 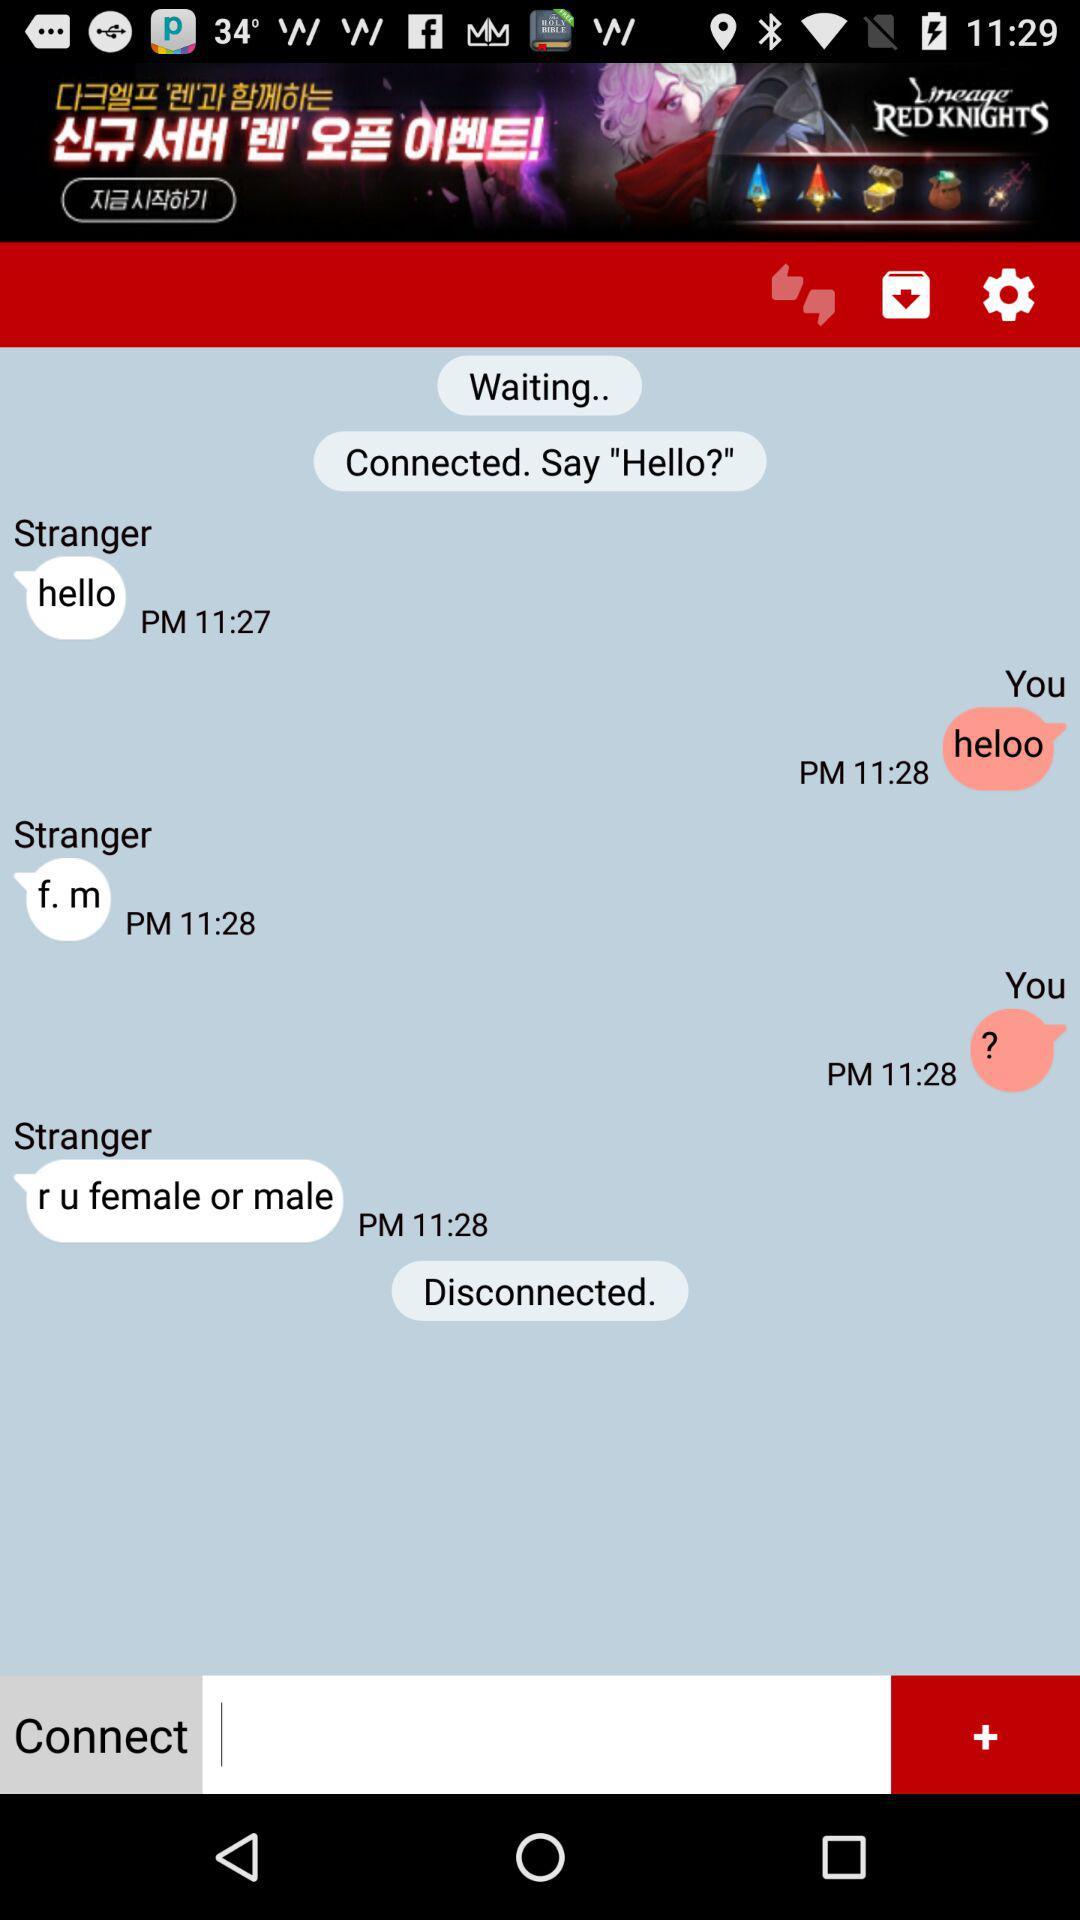 I want to click on settings, so click(x=1008, y=293).